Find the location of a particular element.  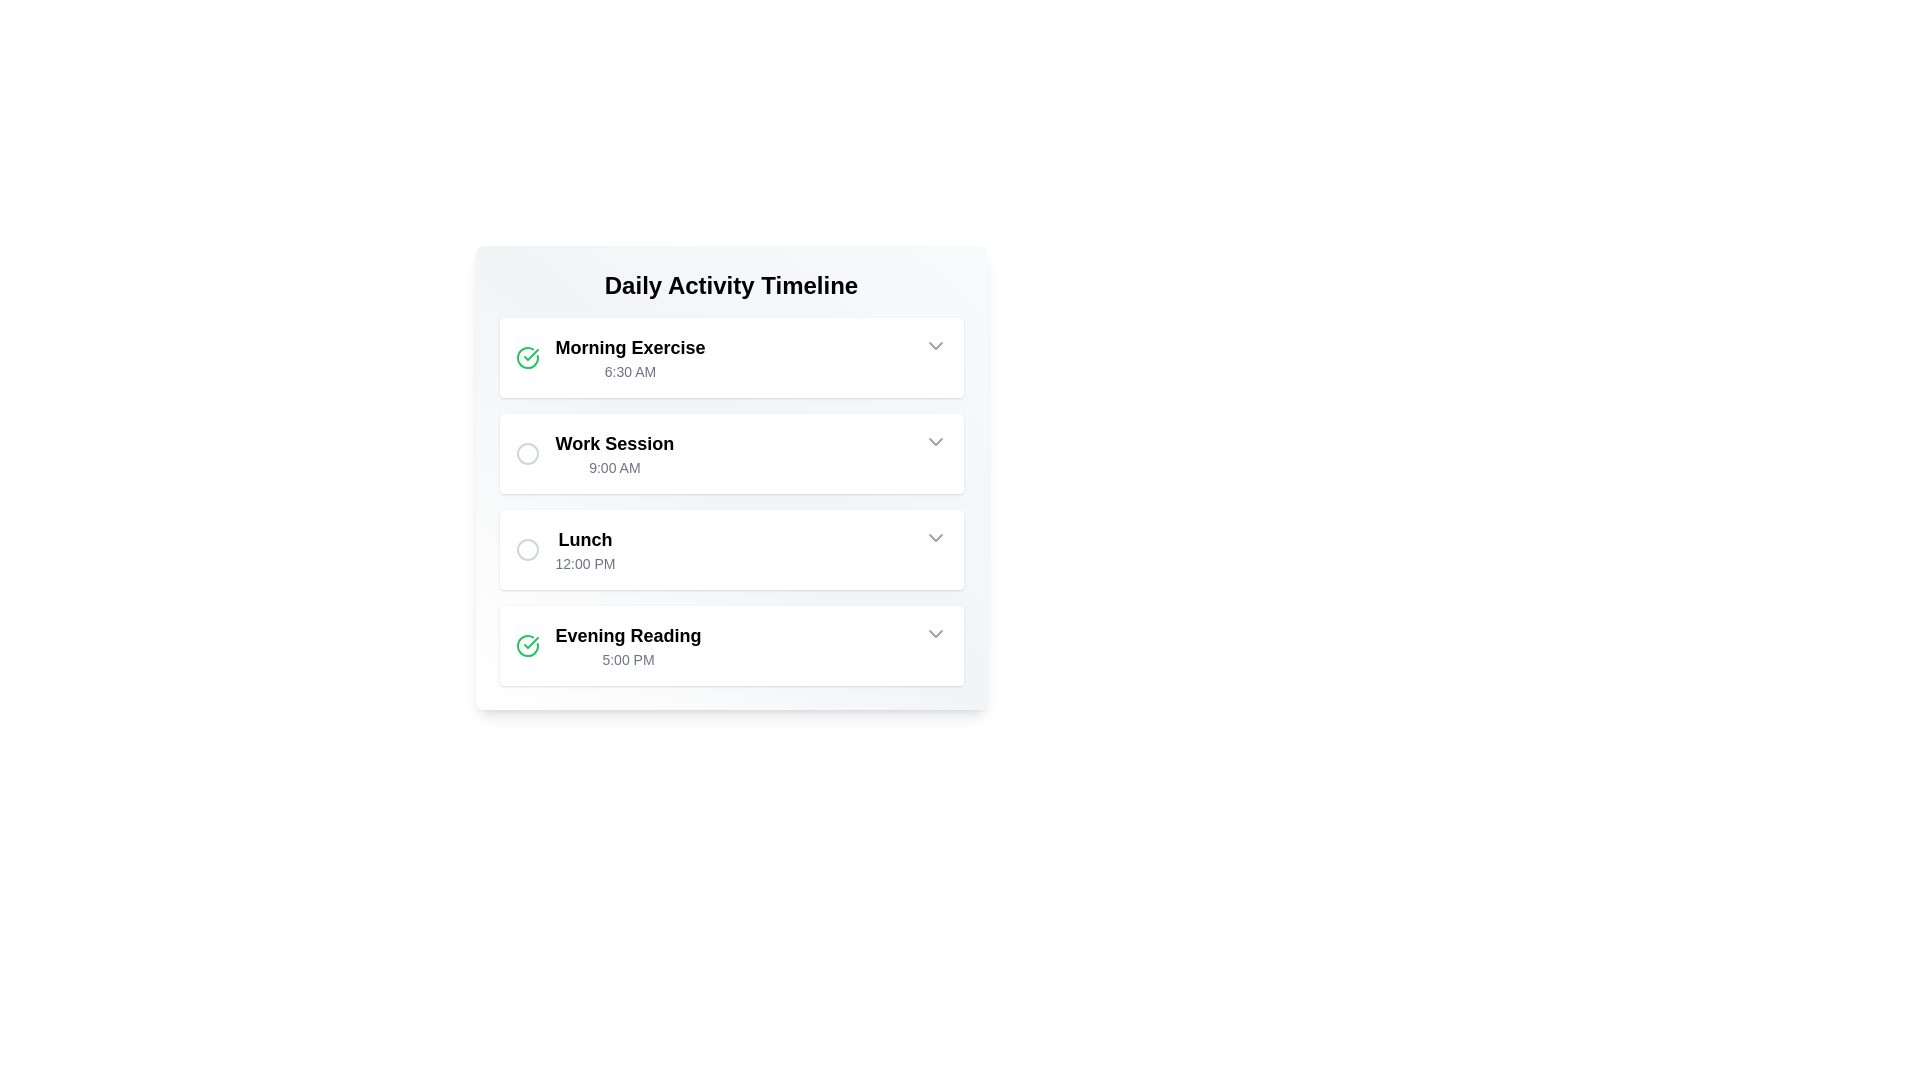

the circular icon of the scheduled task labeled 'Work Session' at 9:00 AM within the 'Daily Activity Timeline' is located at coordinates (593, 454).